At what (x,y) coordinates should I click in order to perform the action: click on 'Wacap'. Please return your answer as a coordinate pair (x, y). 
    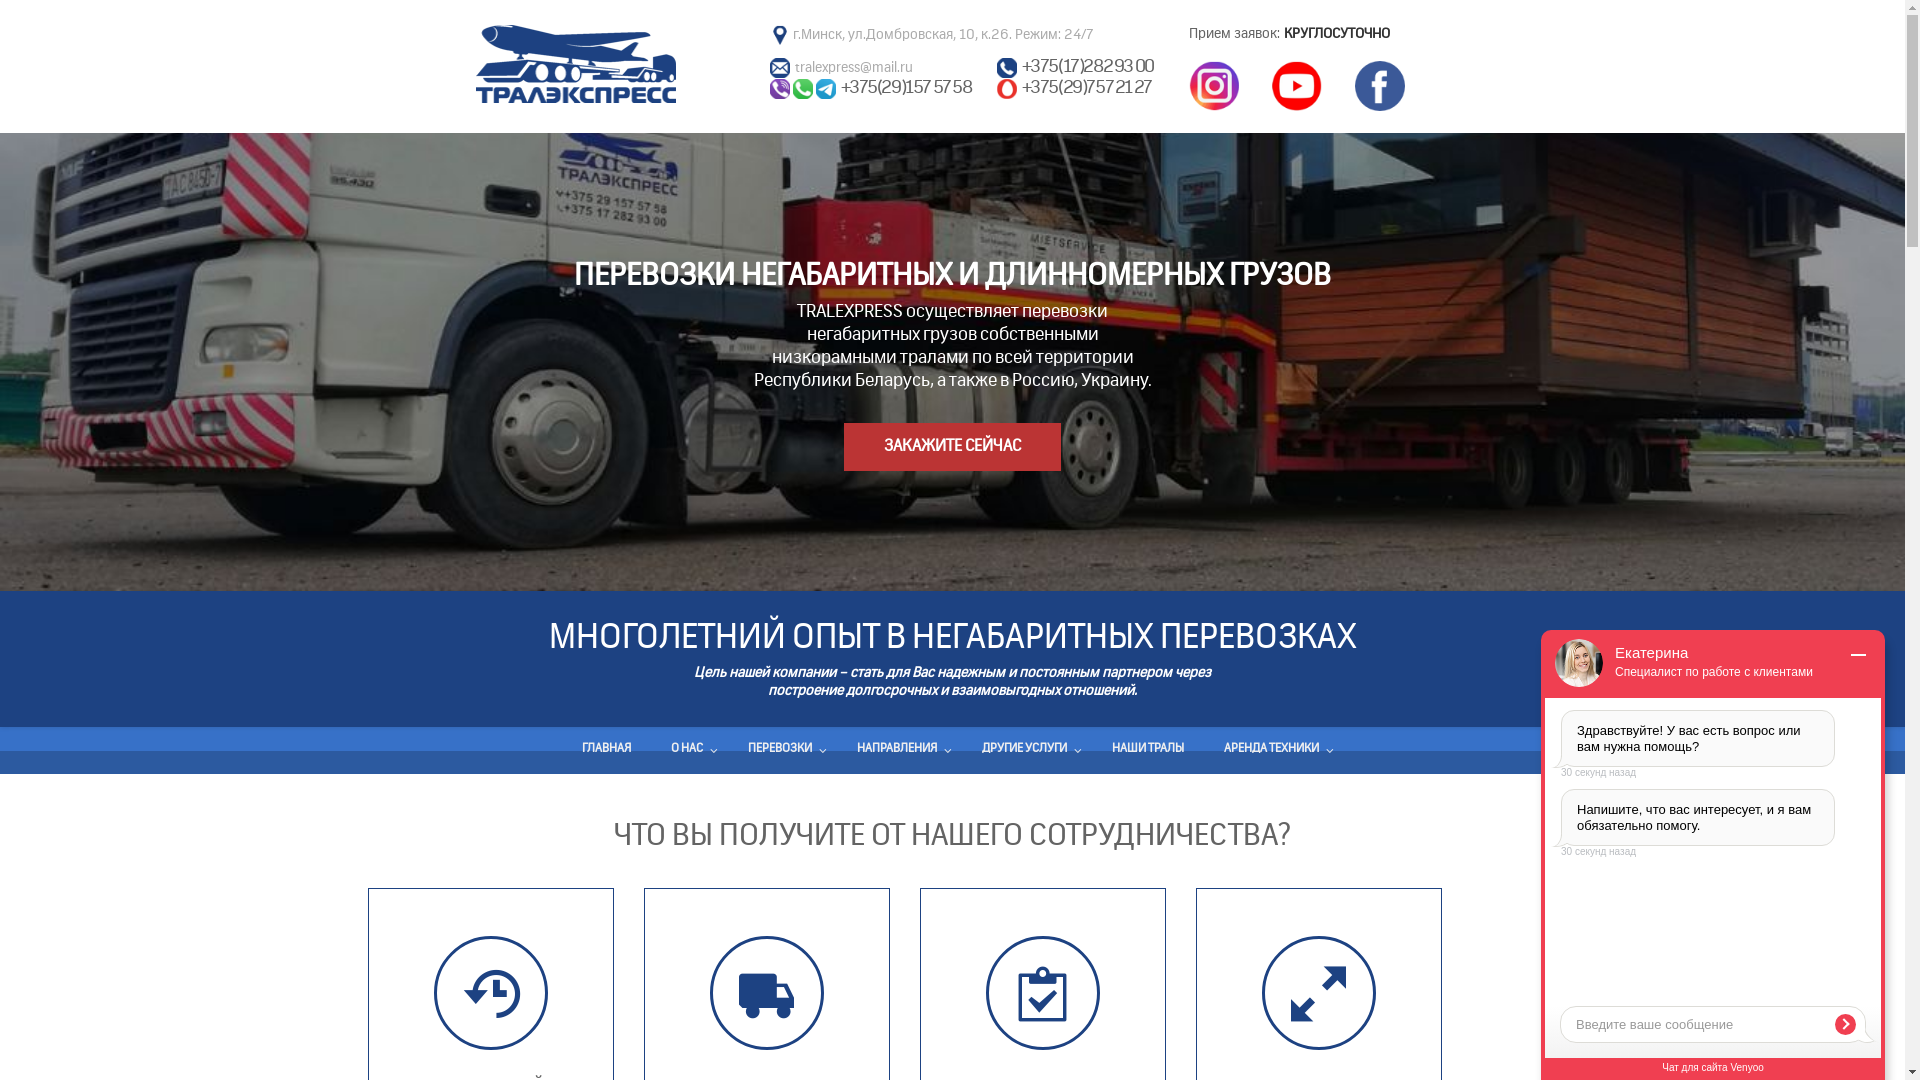
    Looking at the image, I should click on (791, 87).